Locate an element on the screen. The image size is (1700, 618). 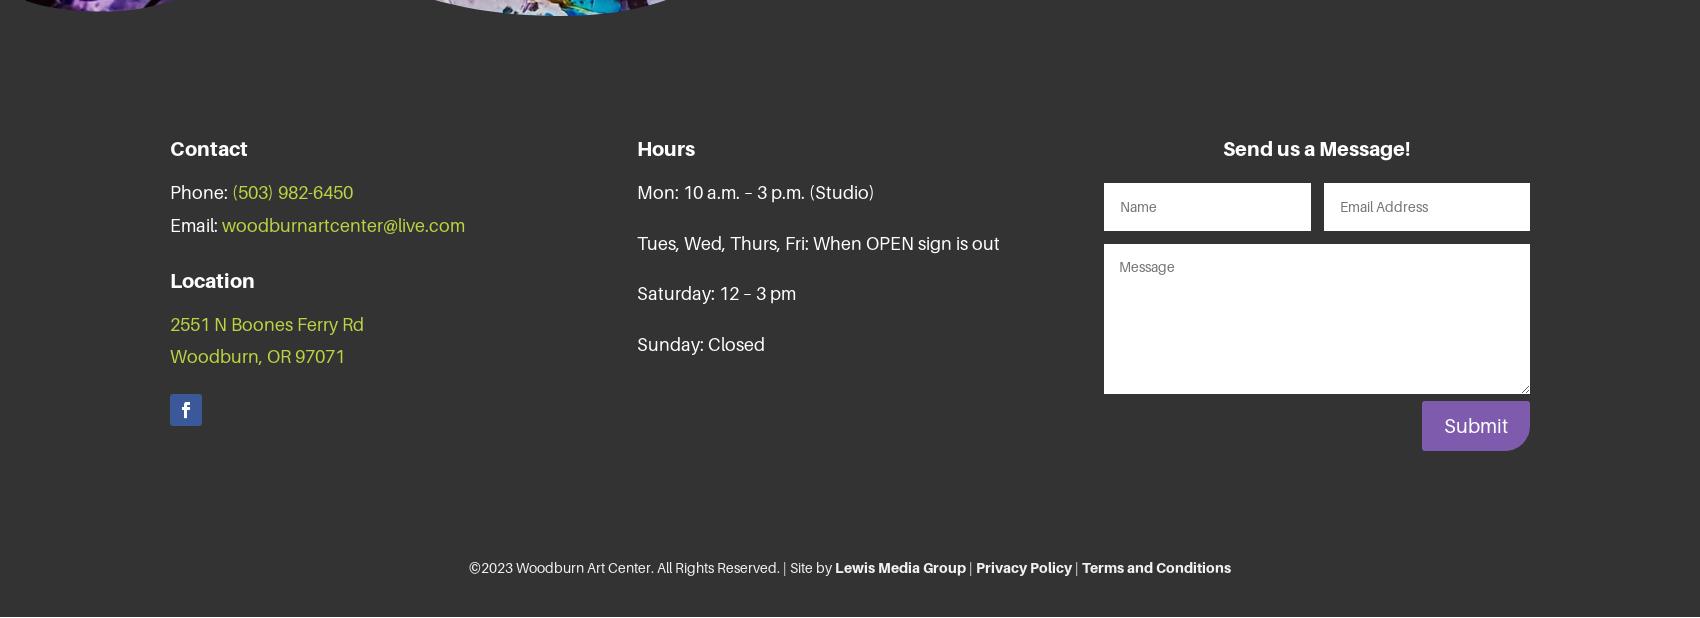
'Hours' is located at coordinates (665, 147).